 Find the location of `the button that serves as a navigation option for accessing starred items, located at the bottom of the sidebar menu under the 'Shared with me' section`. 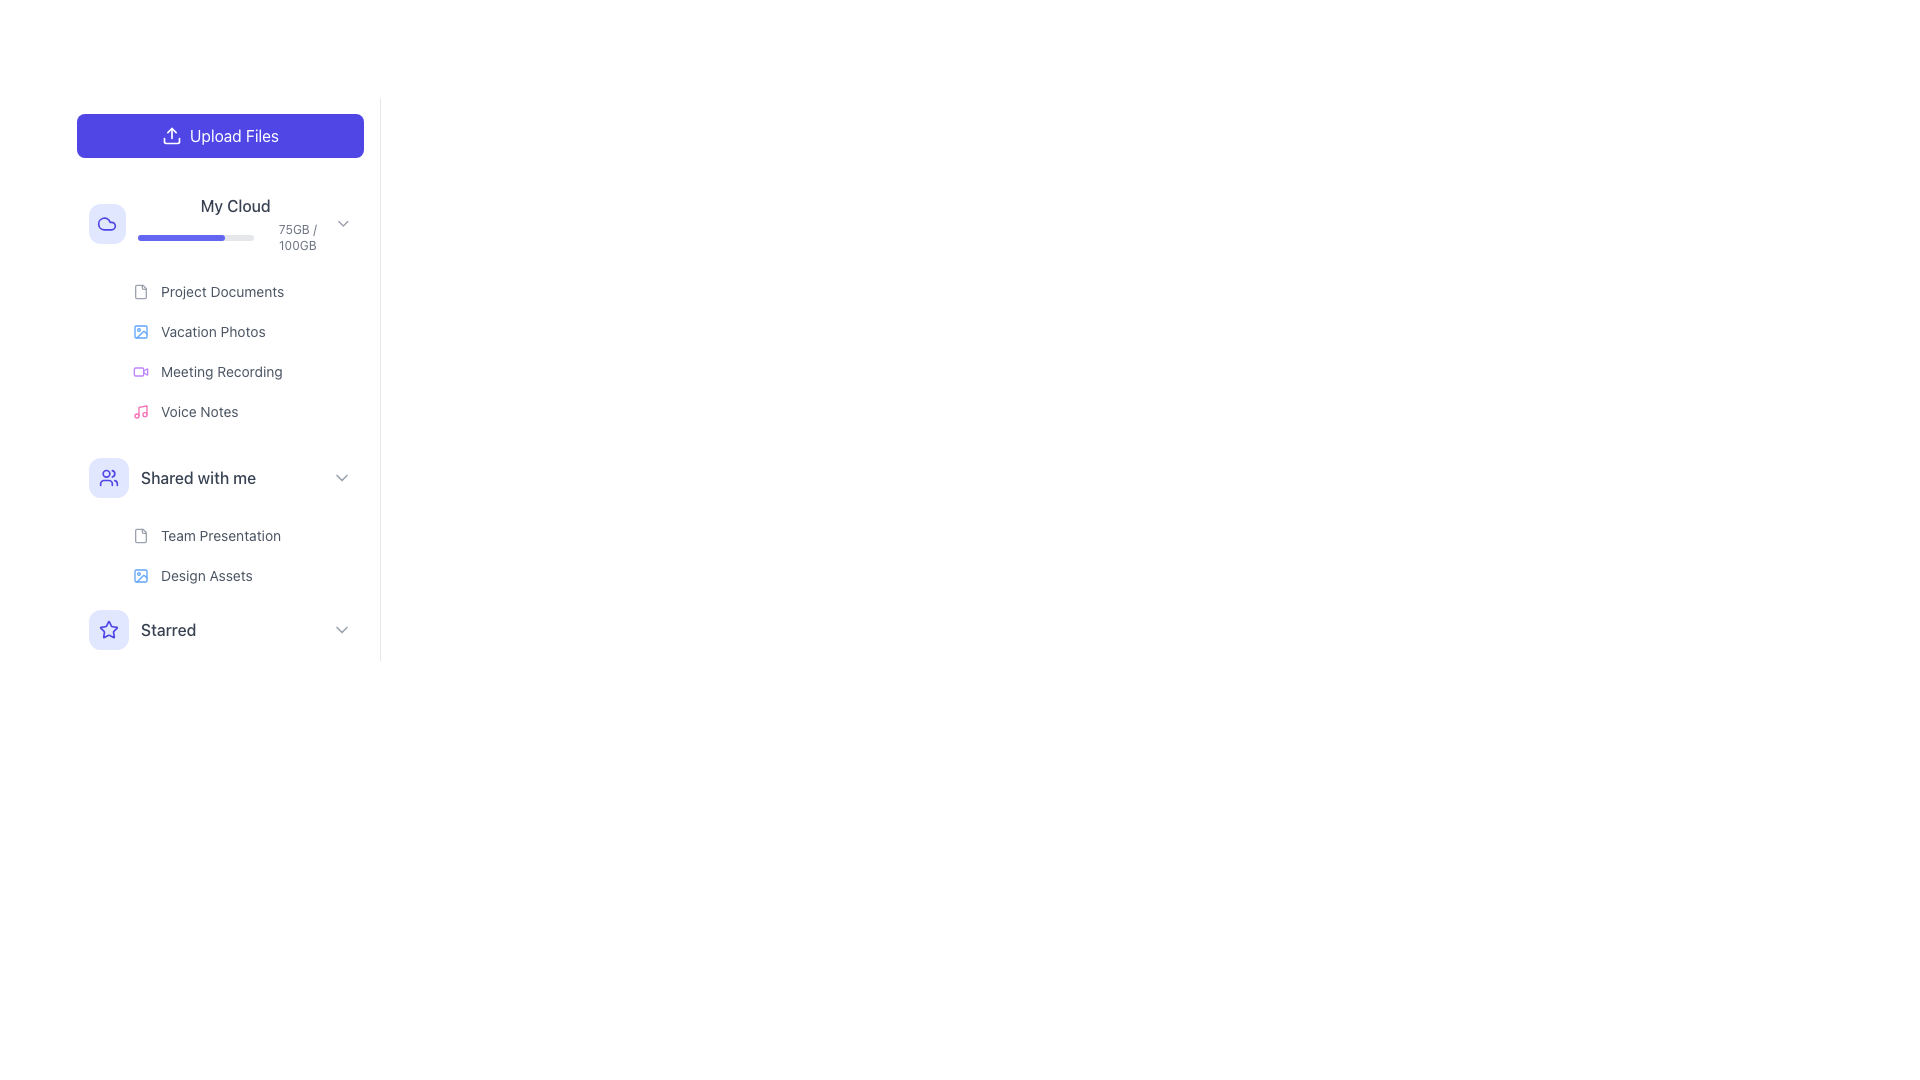

the button that serves as a navigation option for accessing starred items, located at the bottom of the sidebar menu under the 'Shared with me' section is located at coordinates (220, 628).